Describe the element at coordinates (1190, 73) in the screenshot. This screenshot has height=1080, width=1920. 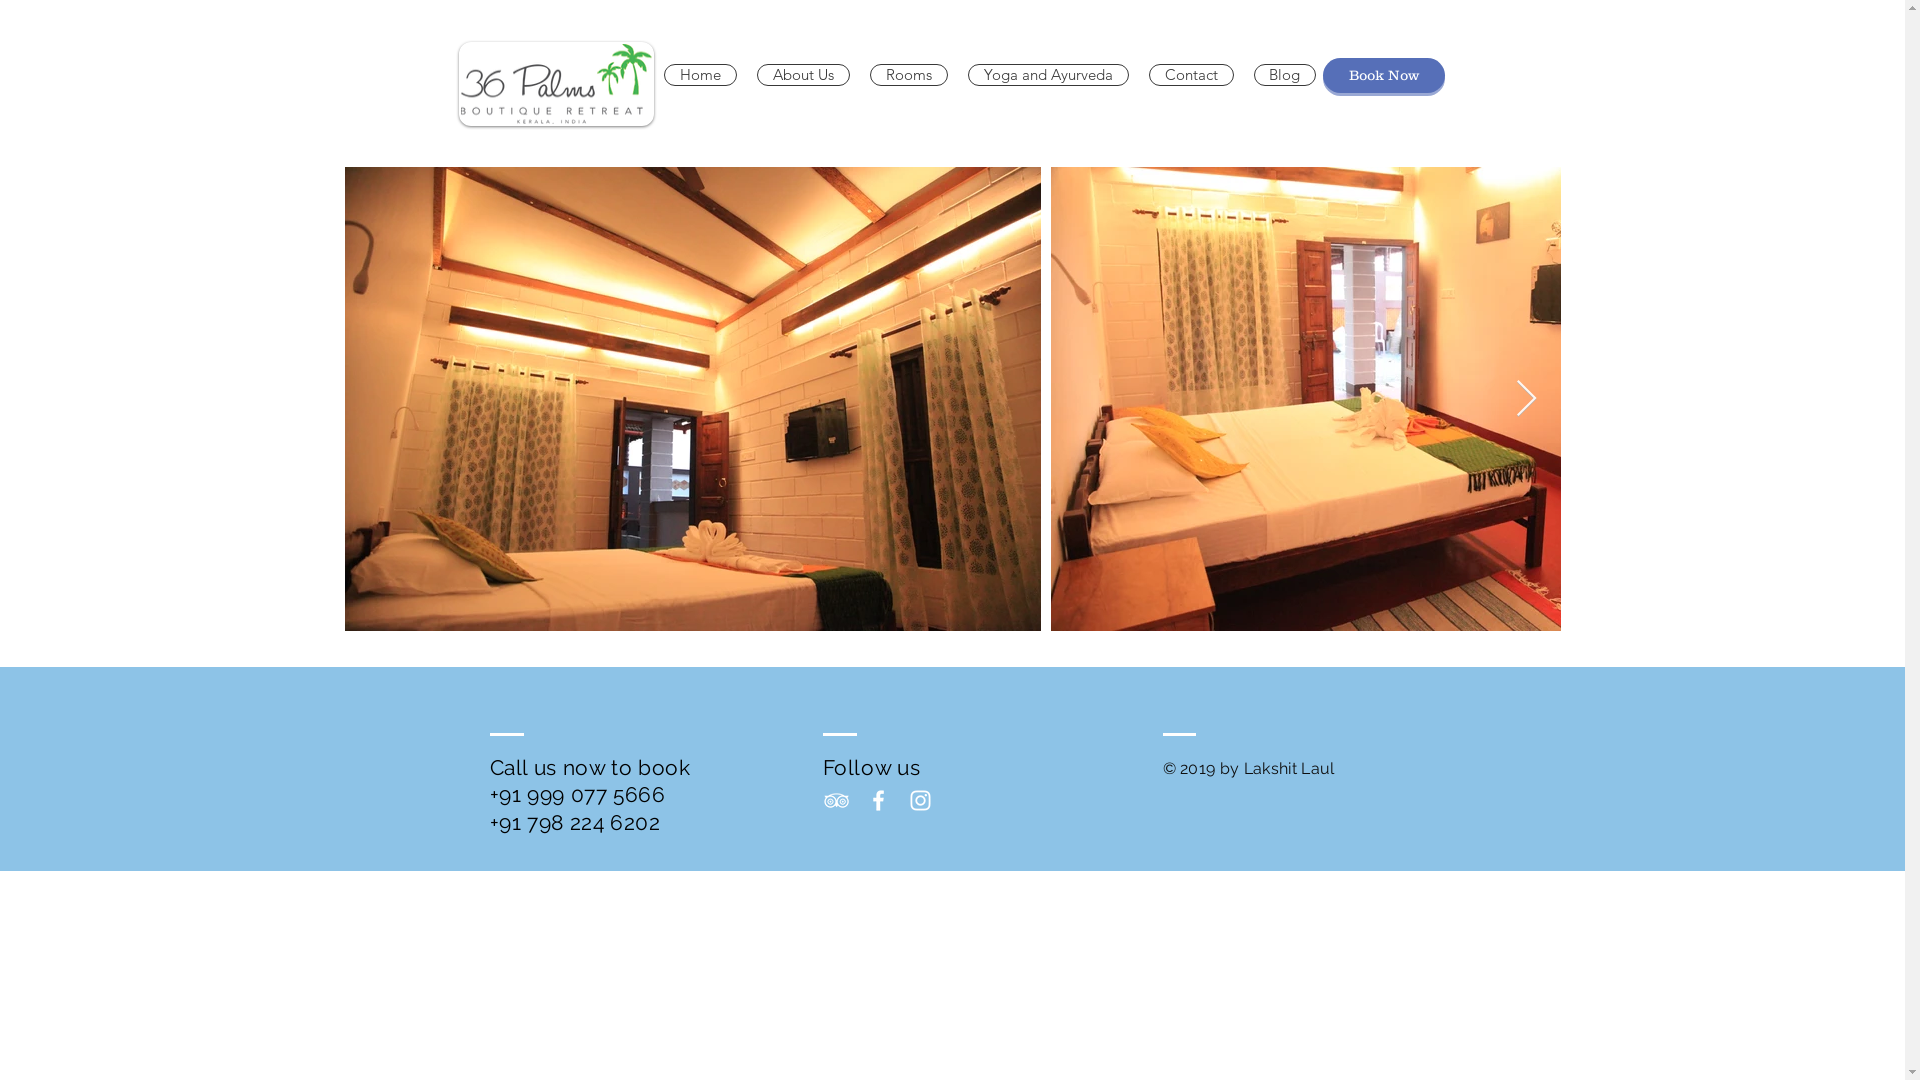
I see `'Contact'` at that location.